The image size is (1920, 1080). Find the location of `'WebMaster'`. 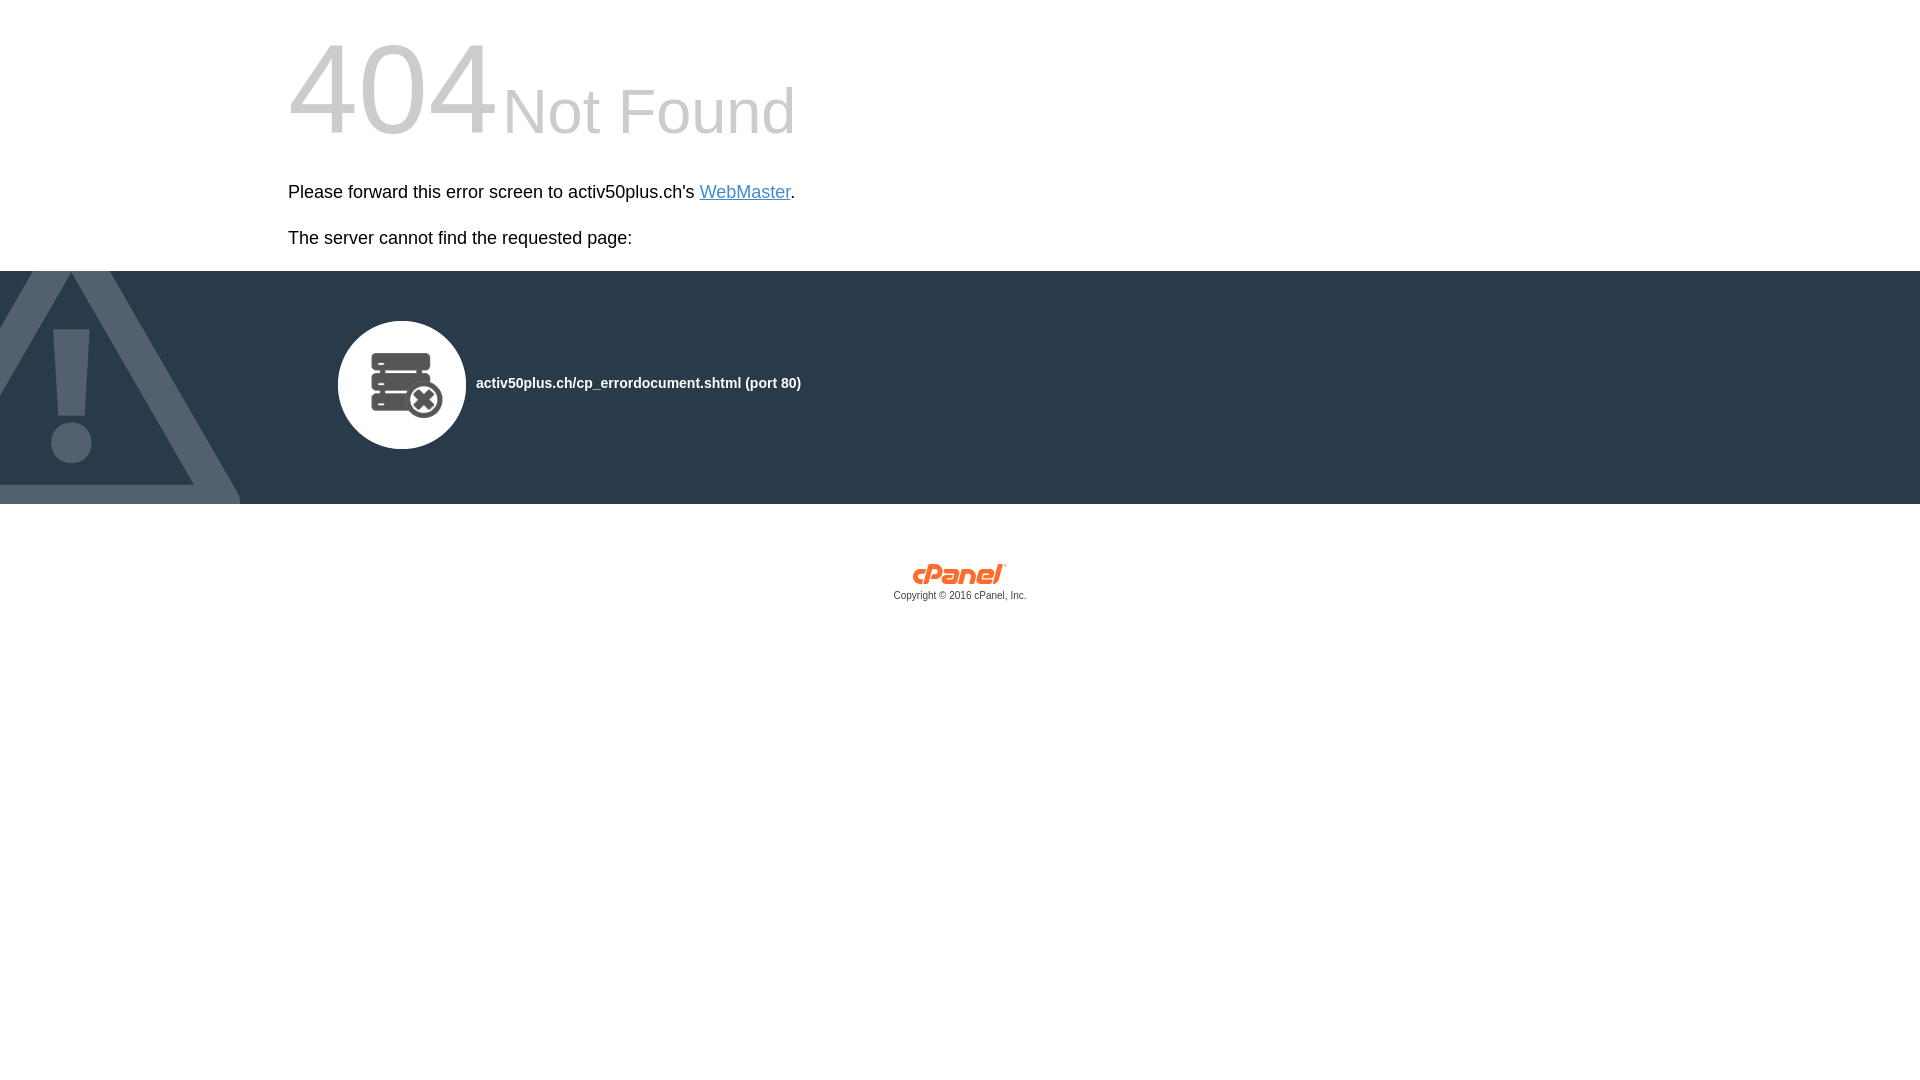

'WebMaster' is located at coordinates (744, 192).